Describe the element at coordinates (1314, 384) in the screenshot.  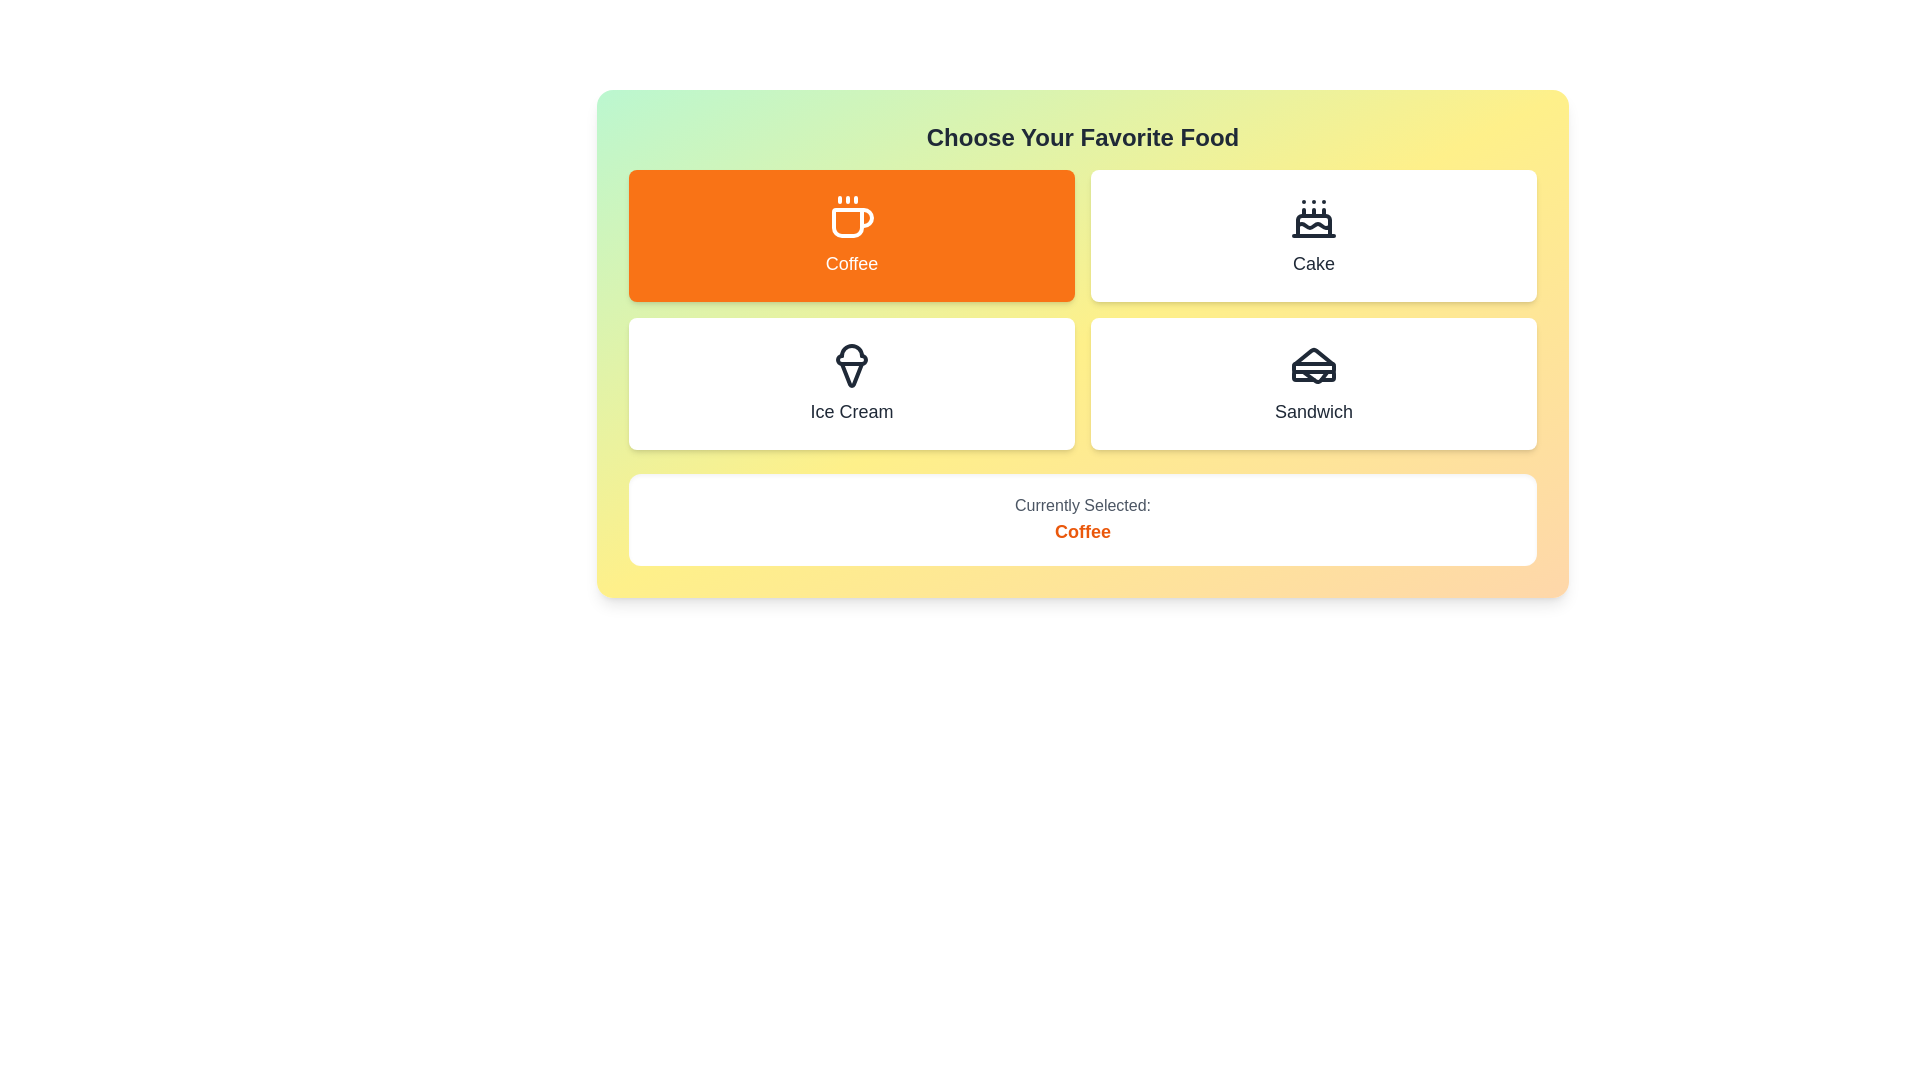
I see `the button corresponding to Sandwich to select it` at that location.